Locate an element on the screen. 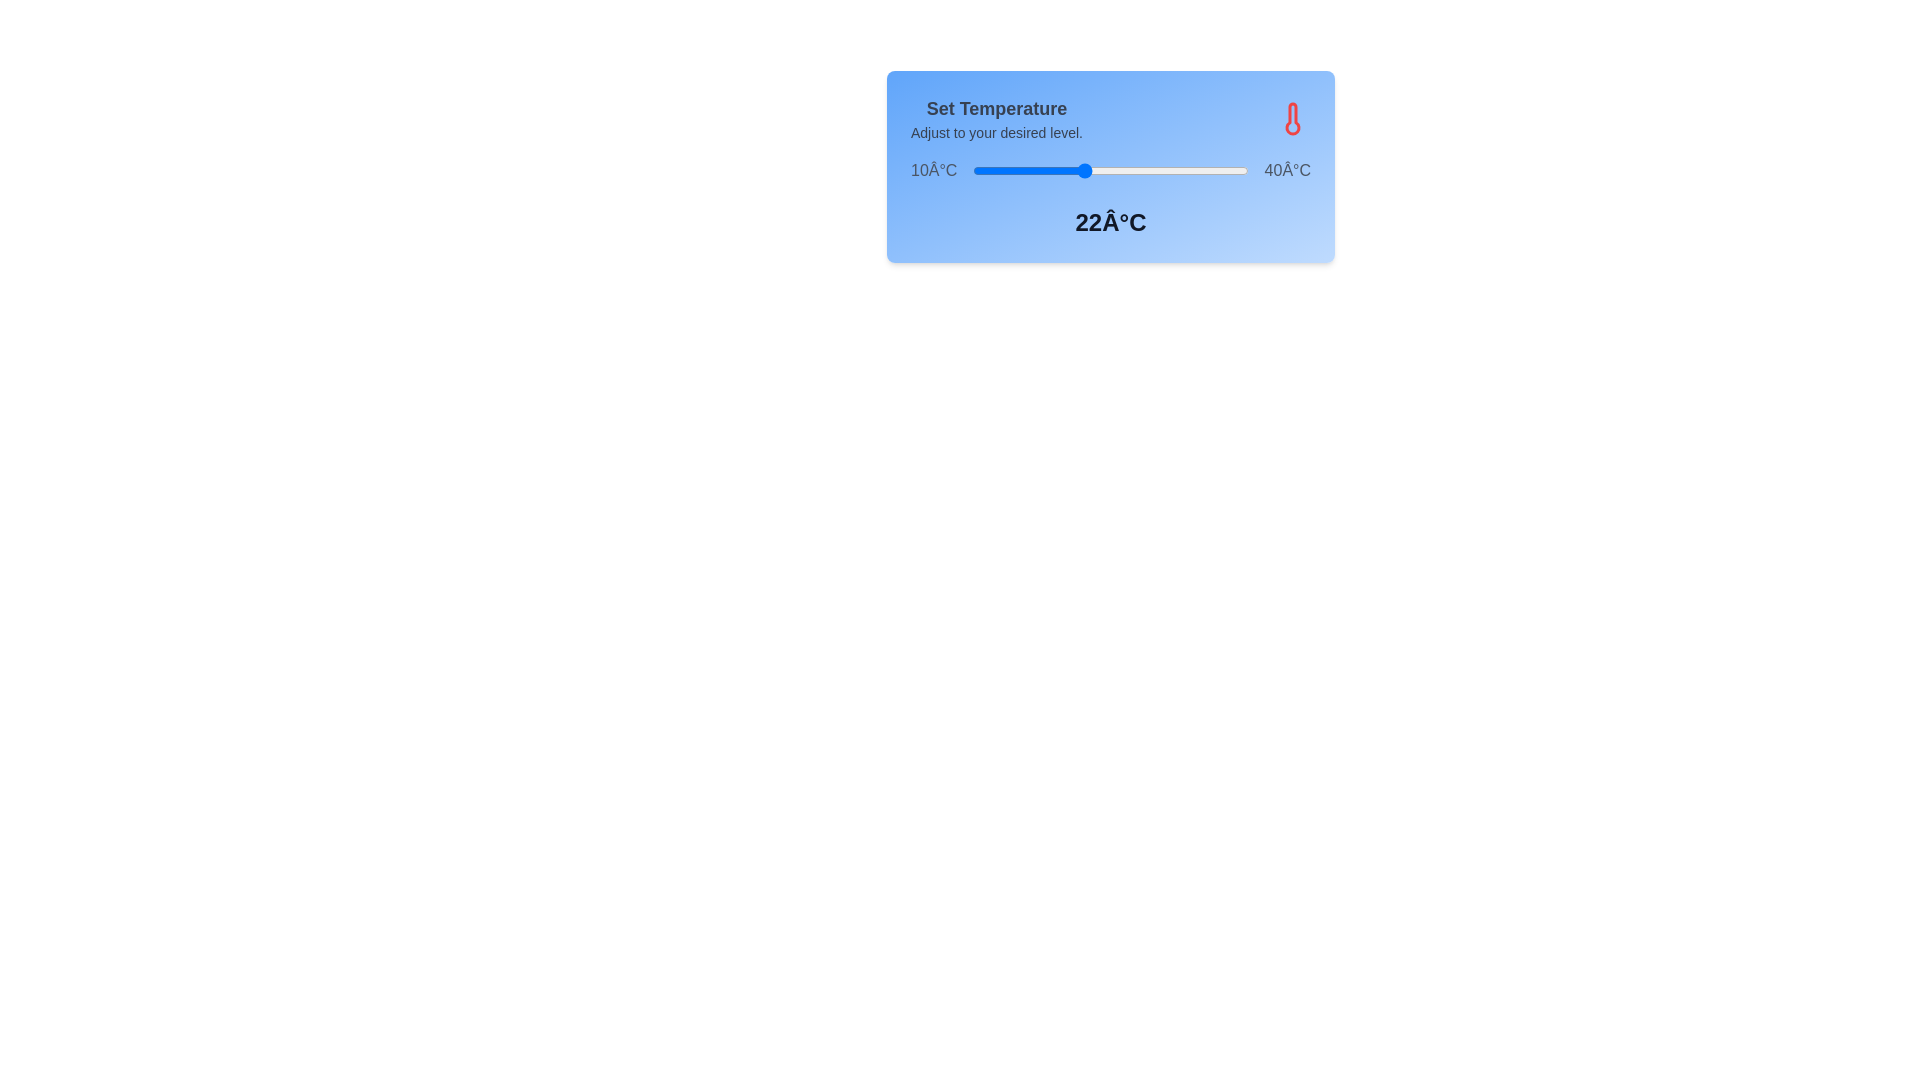 The width and height of the screenshot is (1920, 1080). the temperature to 22°C by interacting with the slider is located at coordinates (1082, 169).